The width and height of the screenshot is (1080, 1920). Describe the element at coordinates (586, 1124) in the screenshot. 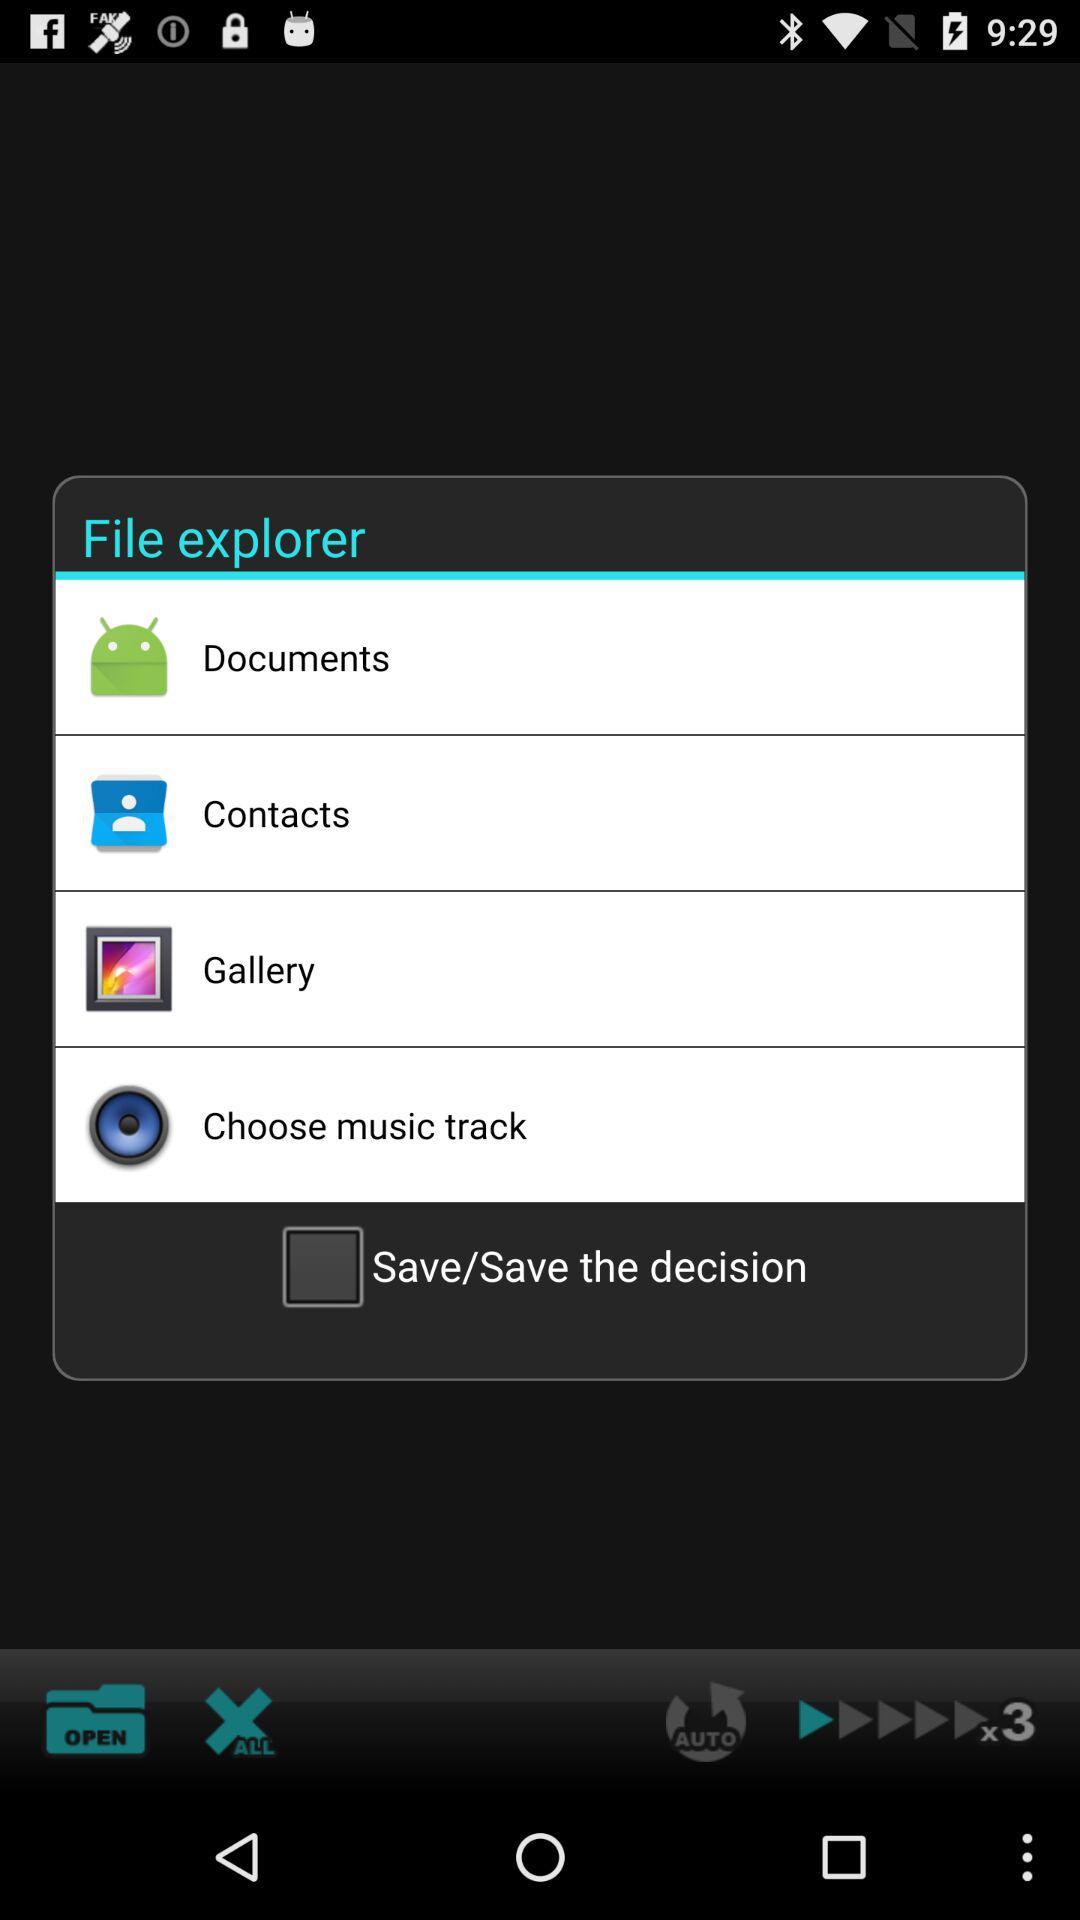

I see `choose music track` at that location.